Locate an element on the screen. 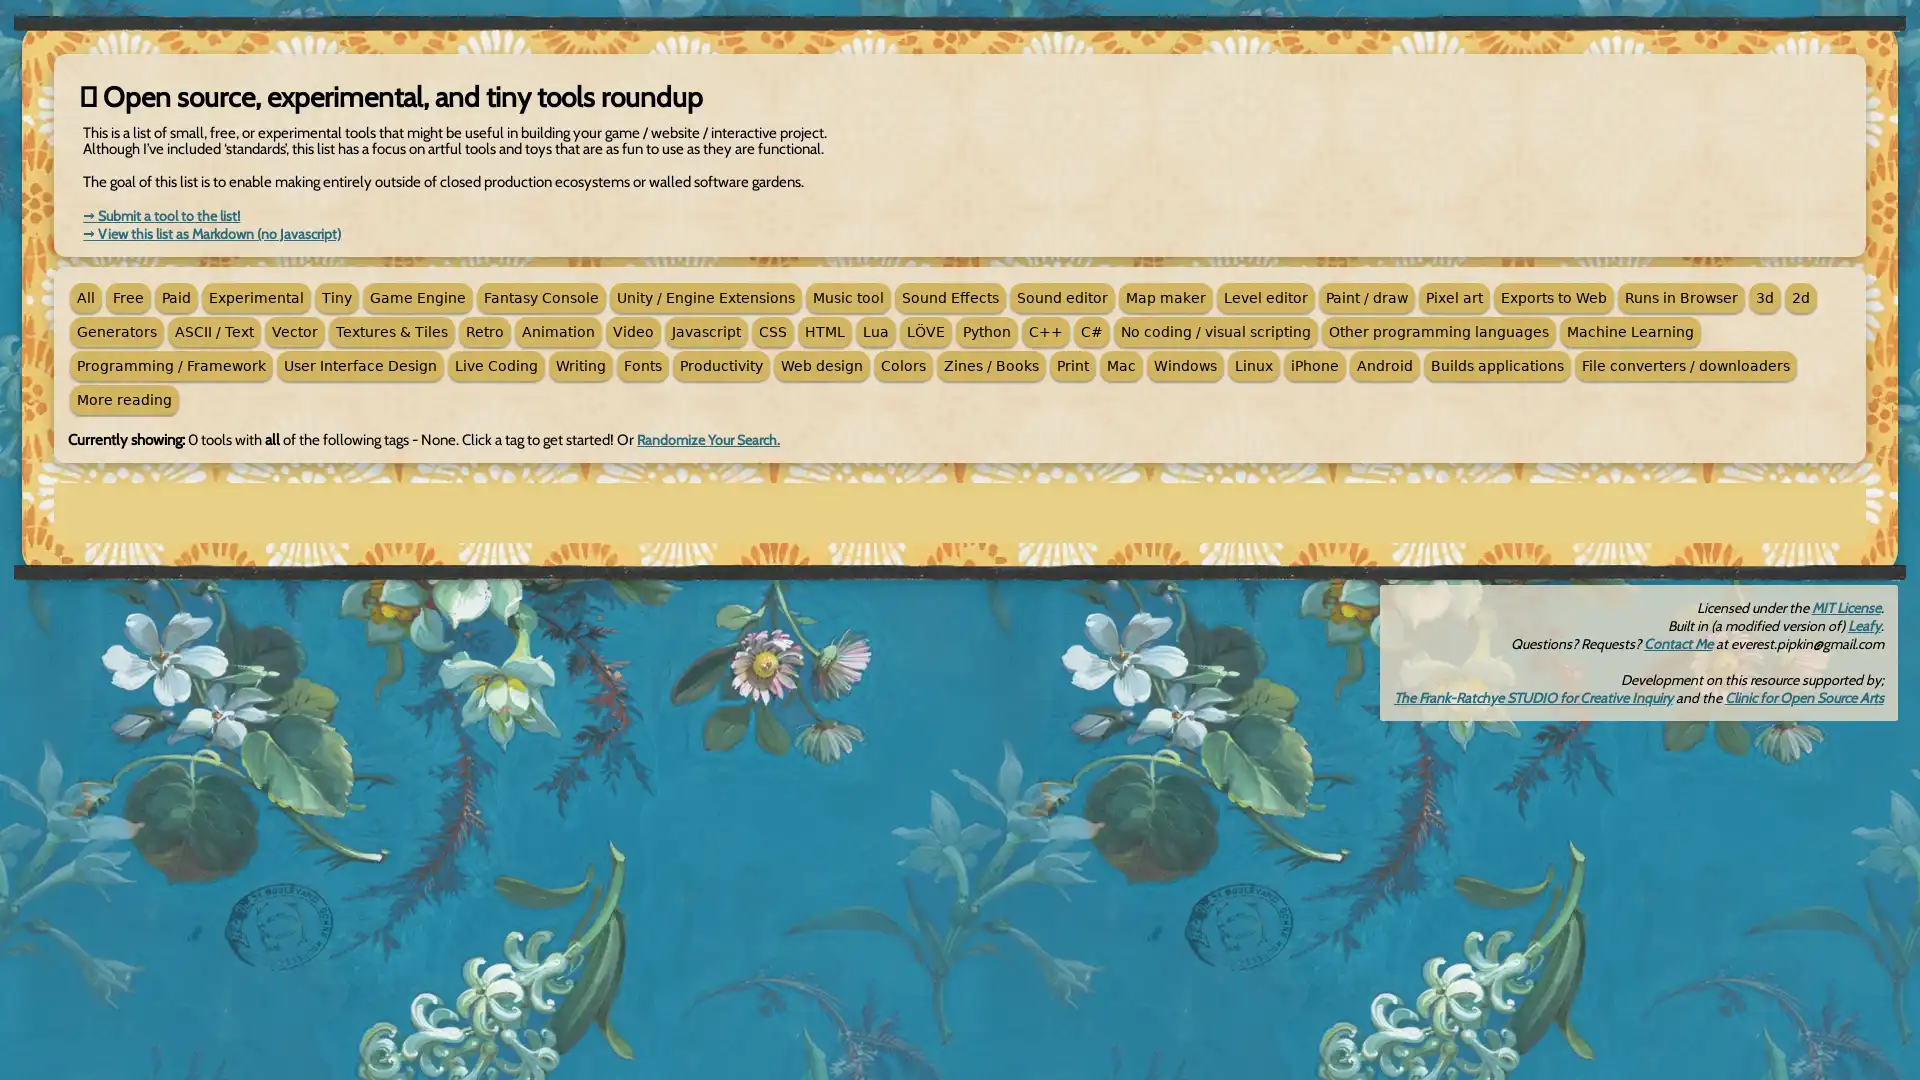  Tiny is located at coordinates (336, 297).